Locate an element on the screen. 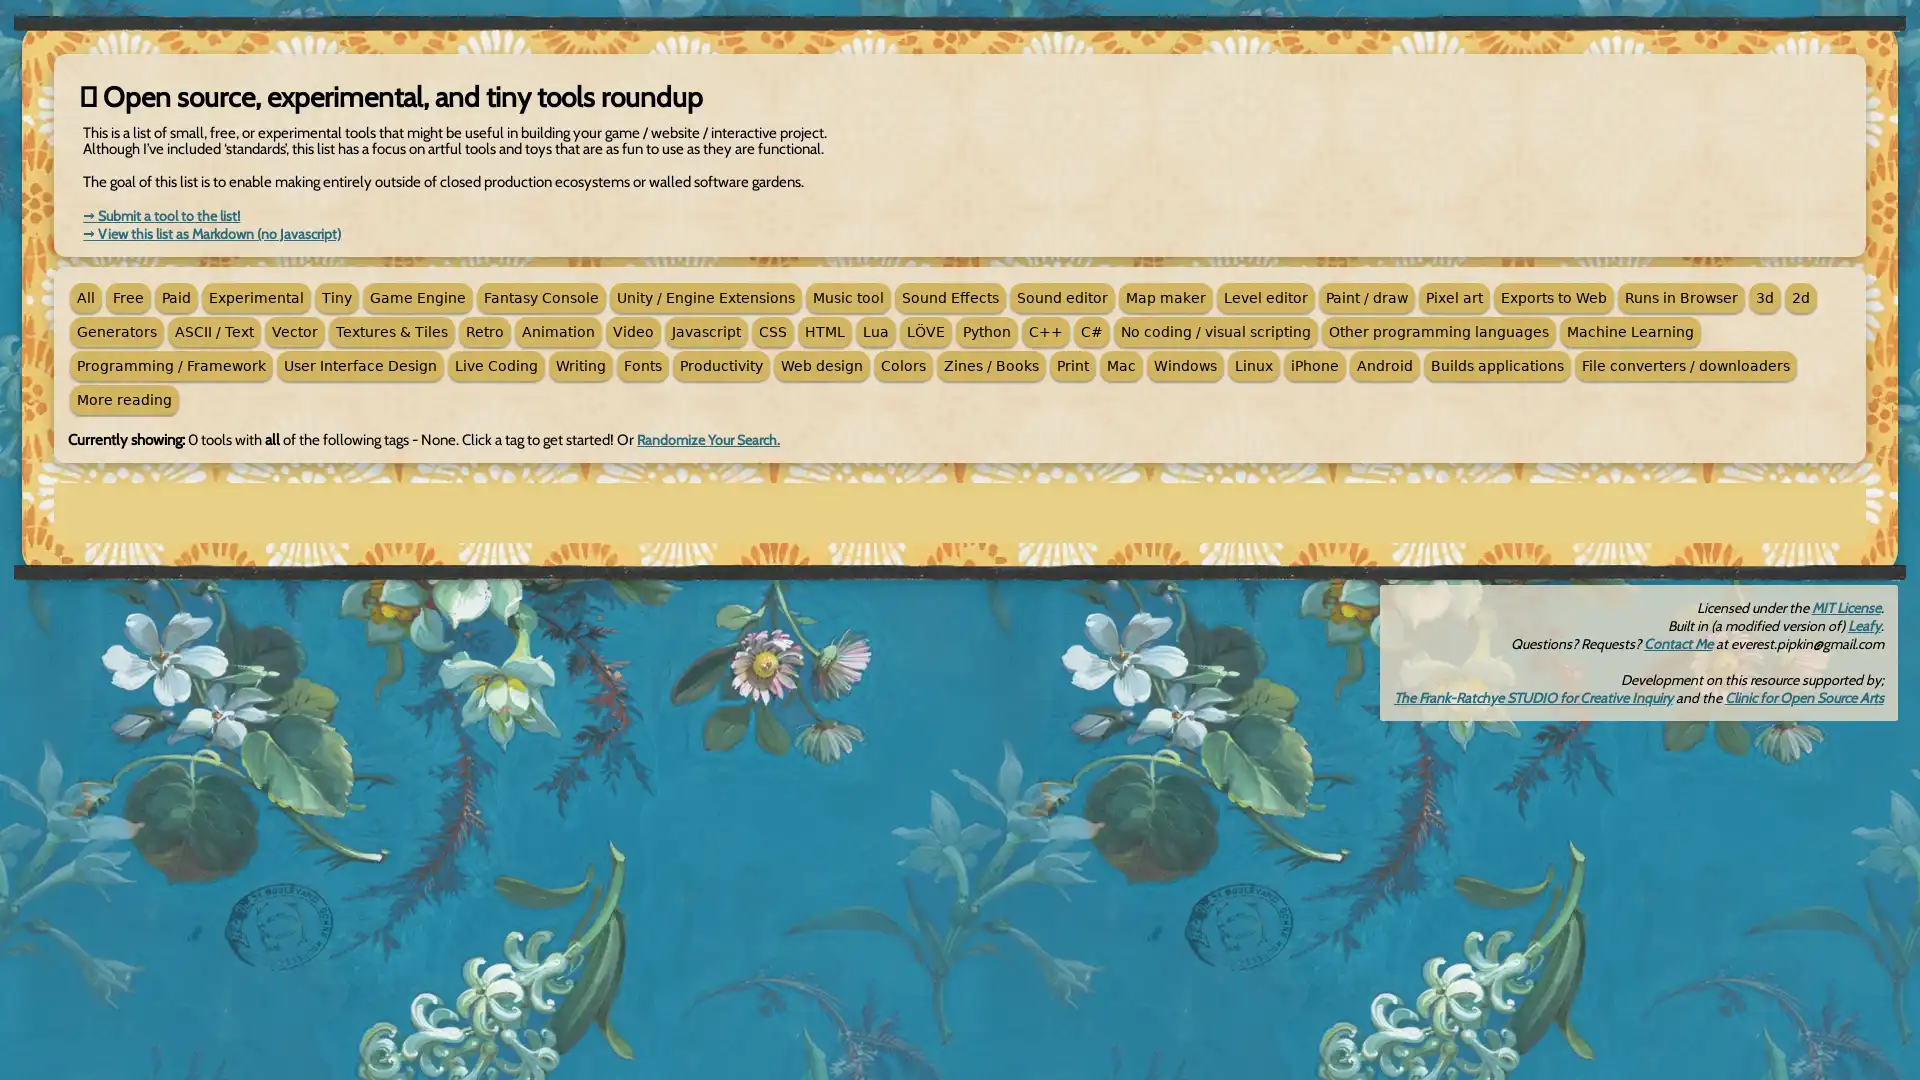  Tiny is located at coordinates (336, 297).